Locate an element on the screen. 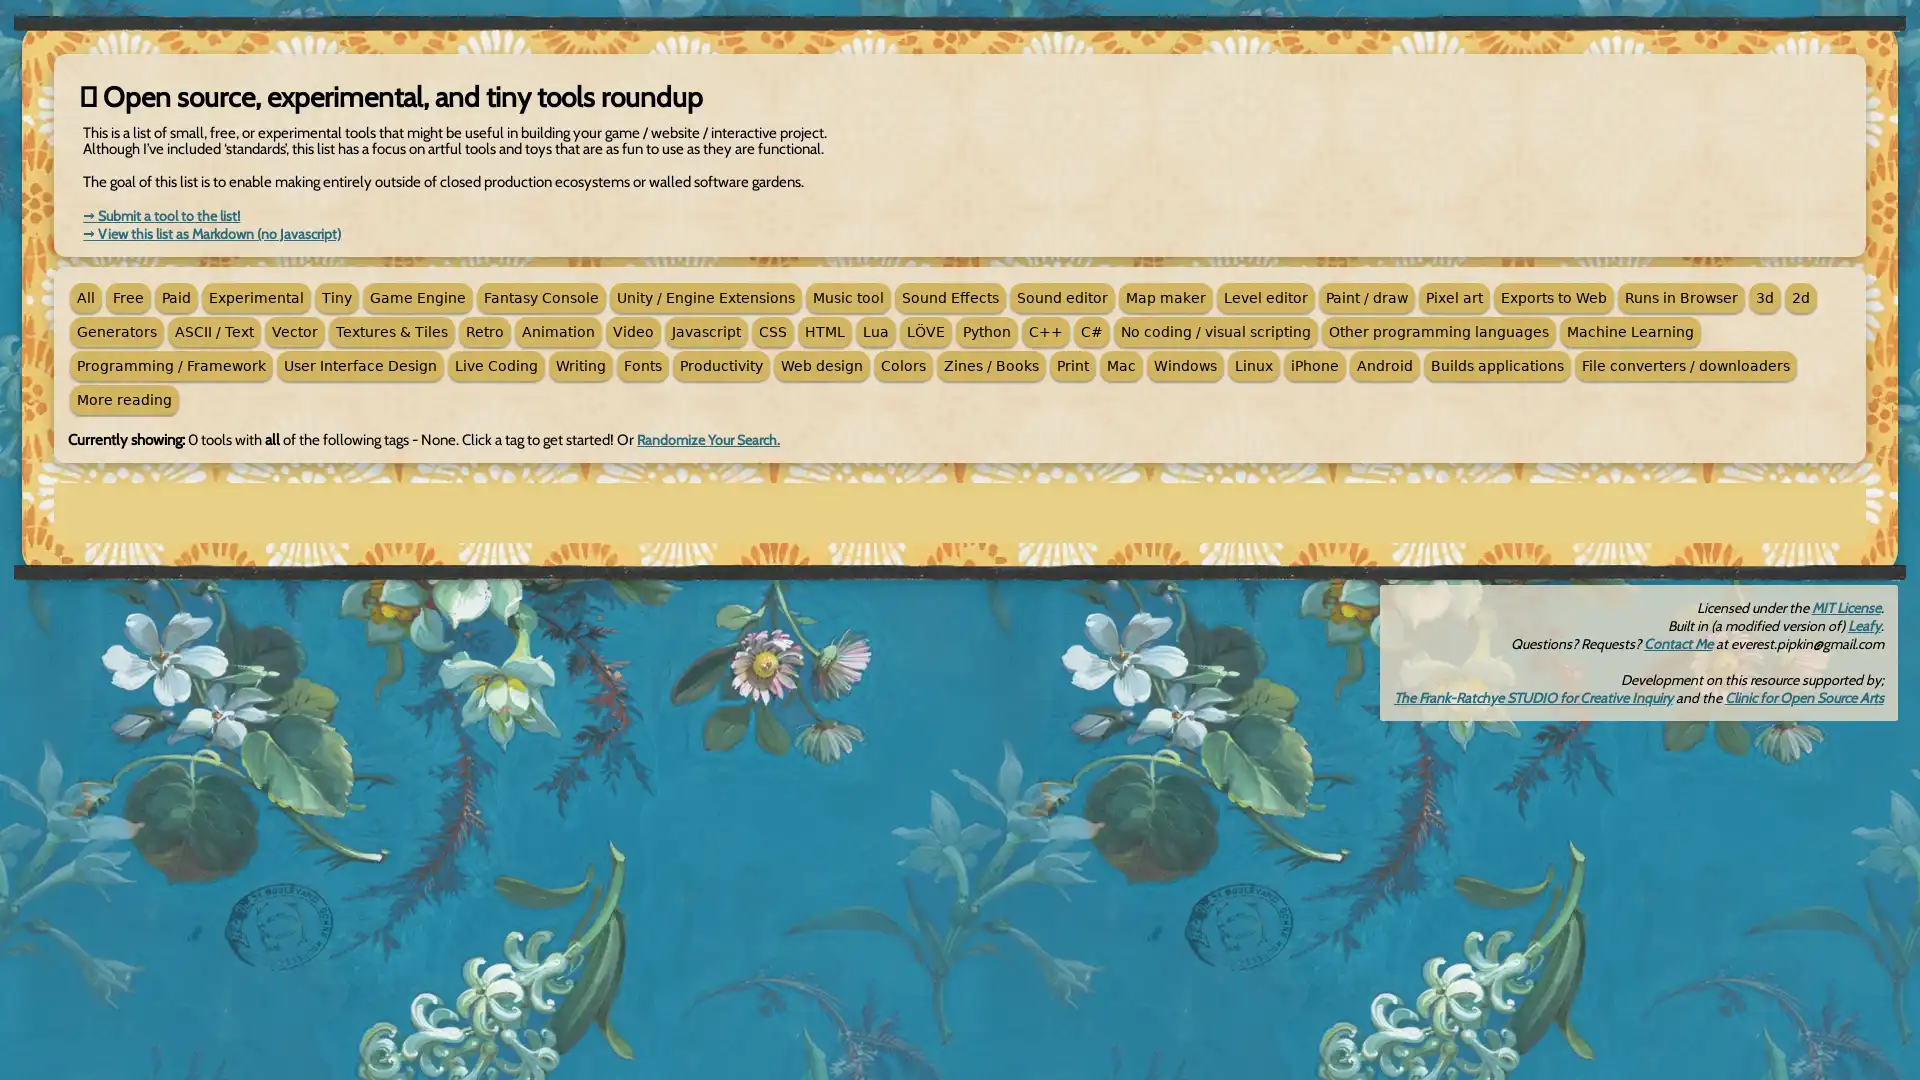  Tiny is located at coordinates (336, 297).